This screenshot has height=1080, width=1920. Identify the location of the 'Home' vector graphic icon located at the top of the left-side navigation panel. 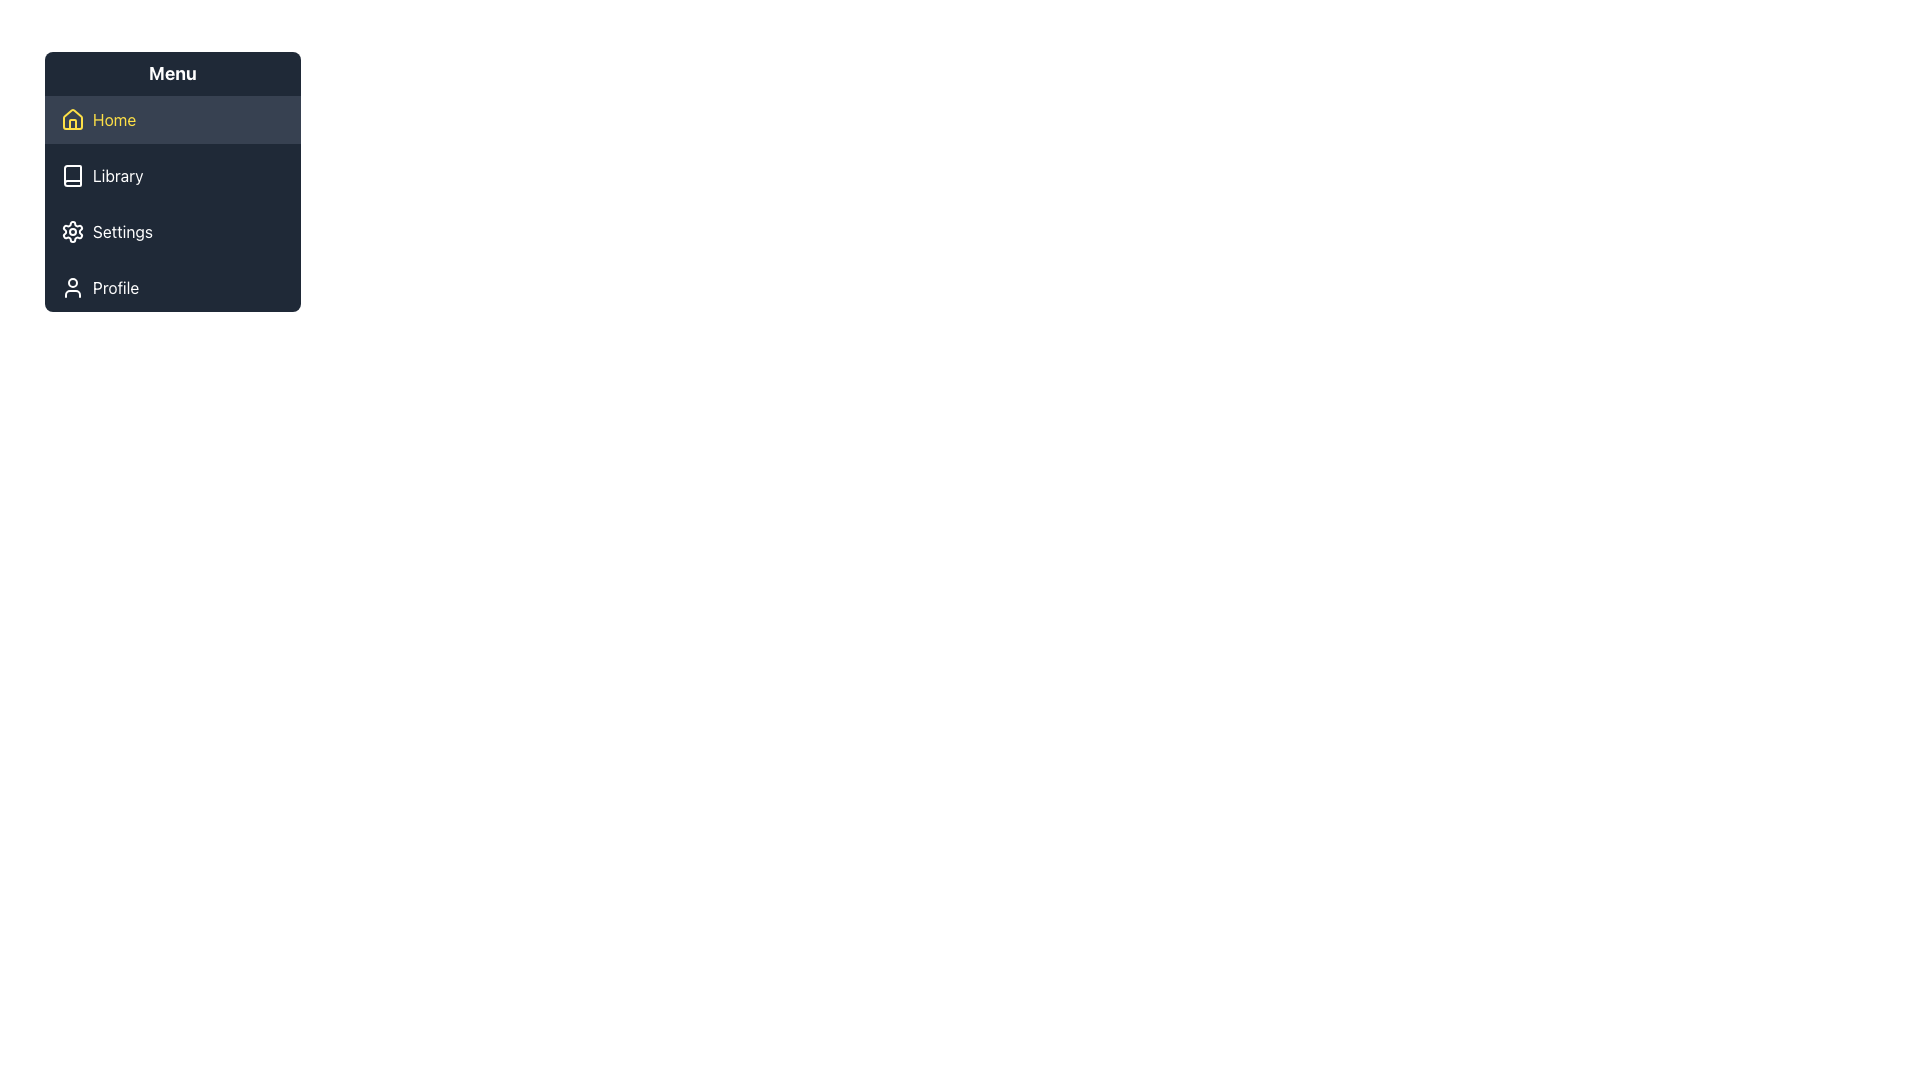
(72, 119).